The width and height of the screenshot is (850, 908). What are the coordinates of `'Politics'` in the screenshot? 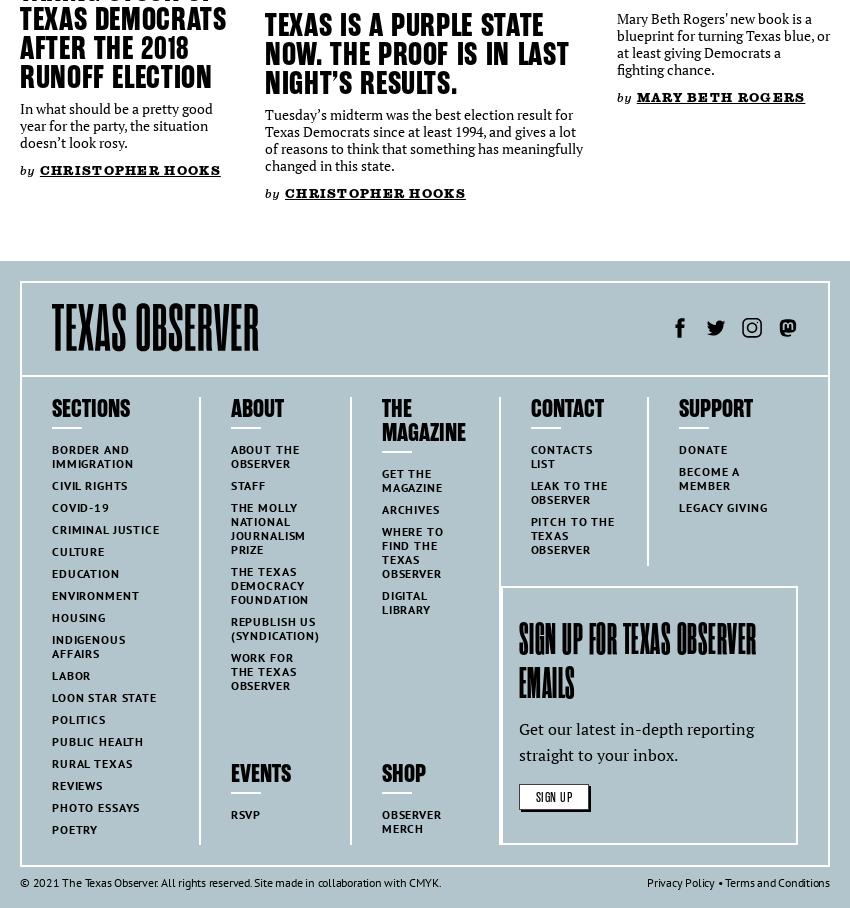 It's located at (52, 718).